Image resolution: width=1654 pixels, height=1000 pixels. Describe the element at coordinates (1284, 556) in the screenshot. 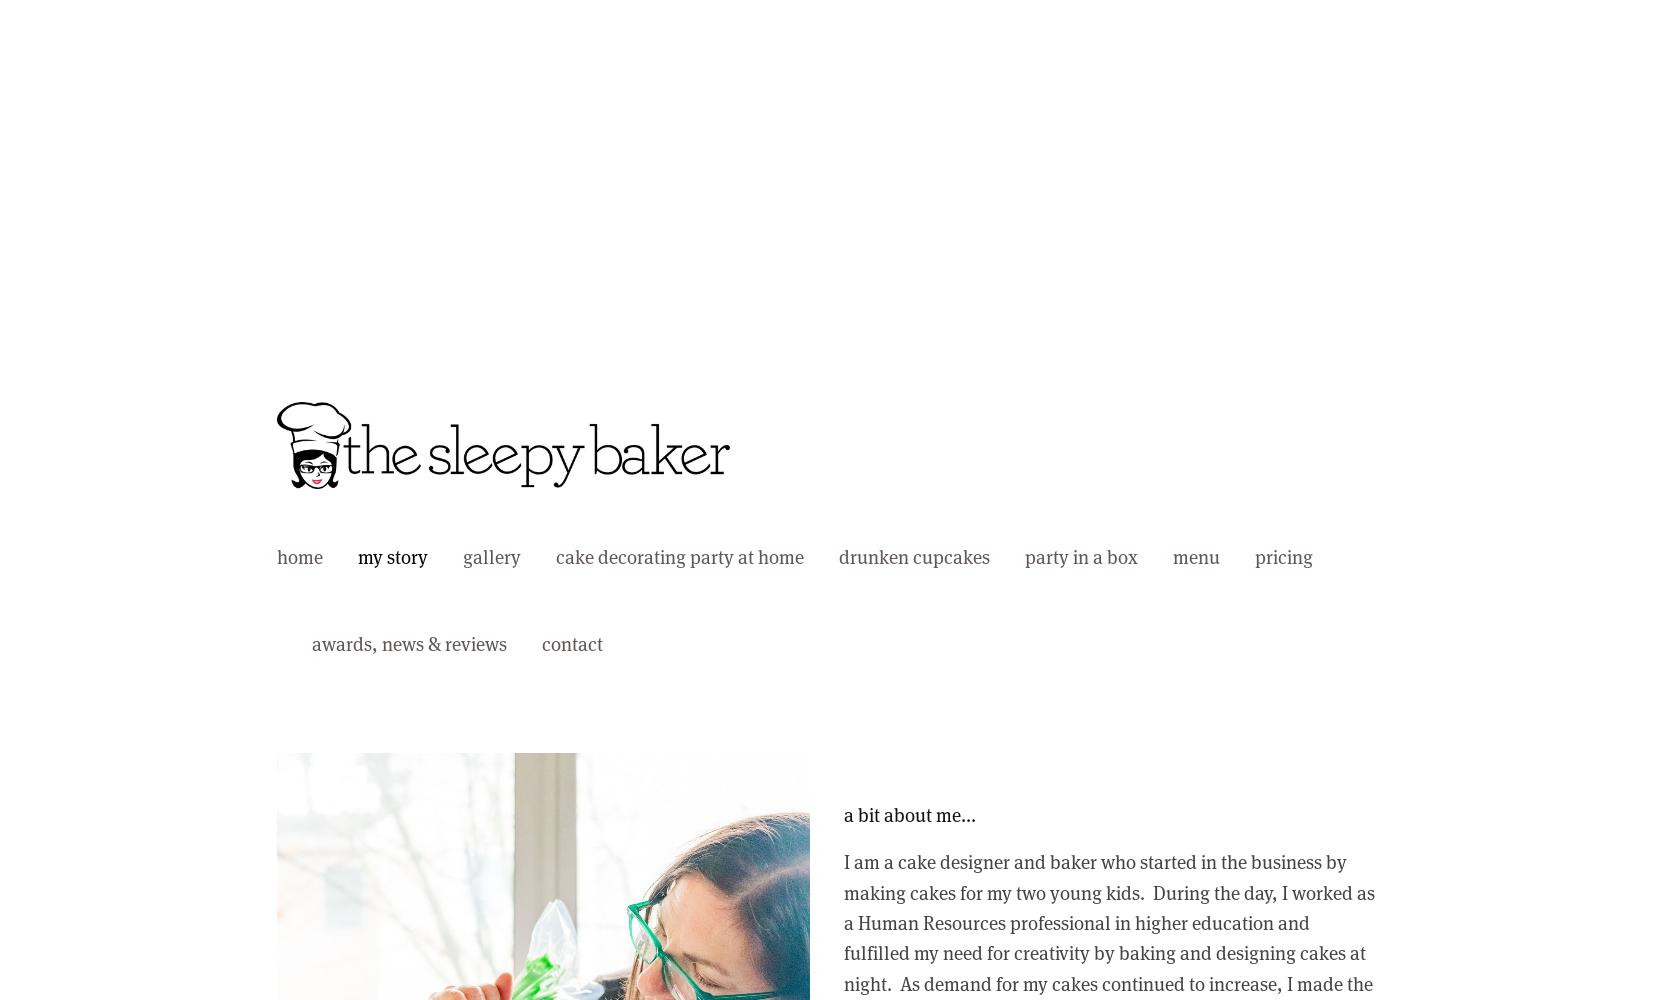

I see `'pricing'` at that location.